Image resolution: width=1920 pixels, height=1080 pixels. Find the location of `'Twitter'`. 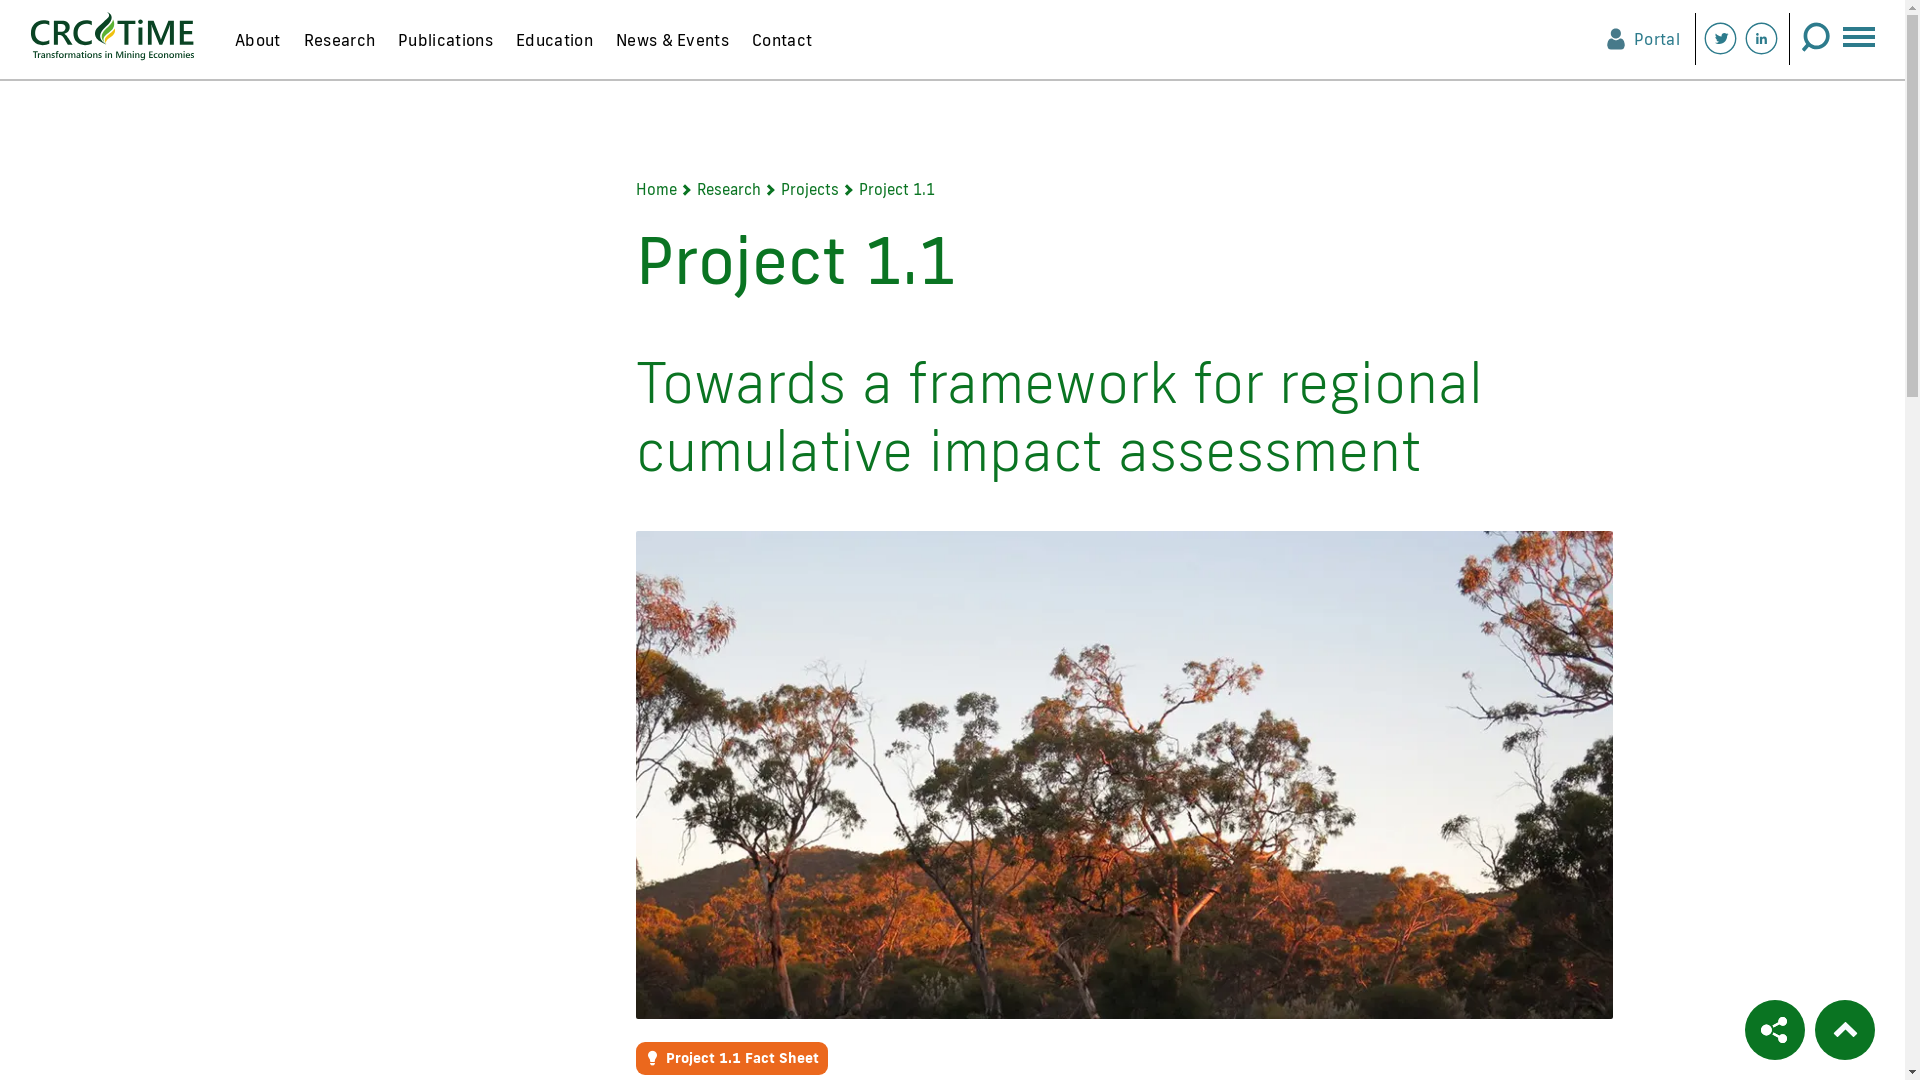

'Twitter' is located at coordinates (1719, 38).